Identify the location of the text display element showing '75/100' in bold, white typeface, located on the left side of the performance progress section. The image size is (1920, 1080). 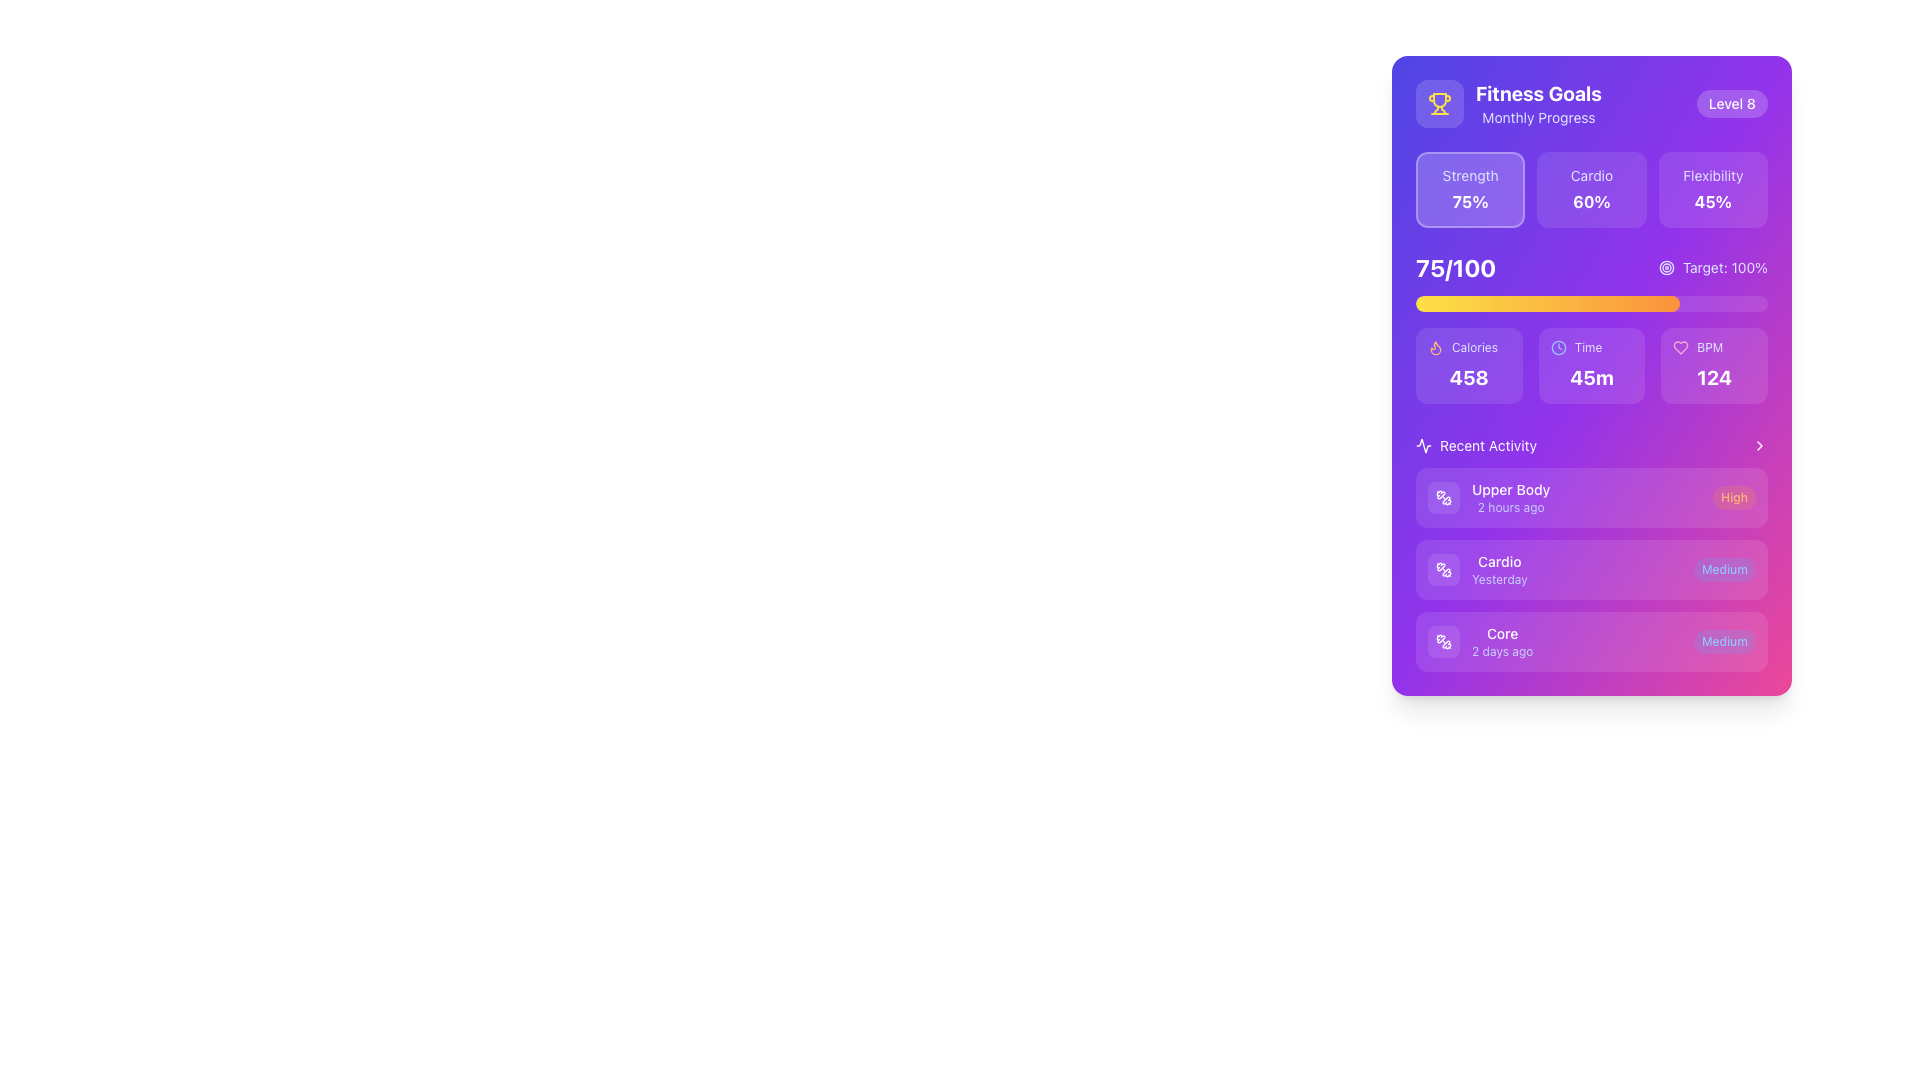
(1456, 266).